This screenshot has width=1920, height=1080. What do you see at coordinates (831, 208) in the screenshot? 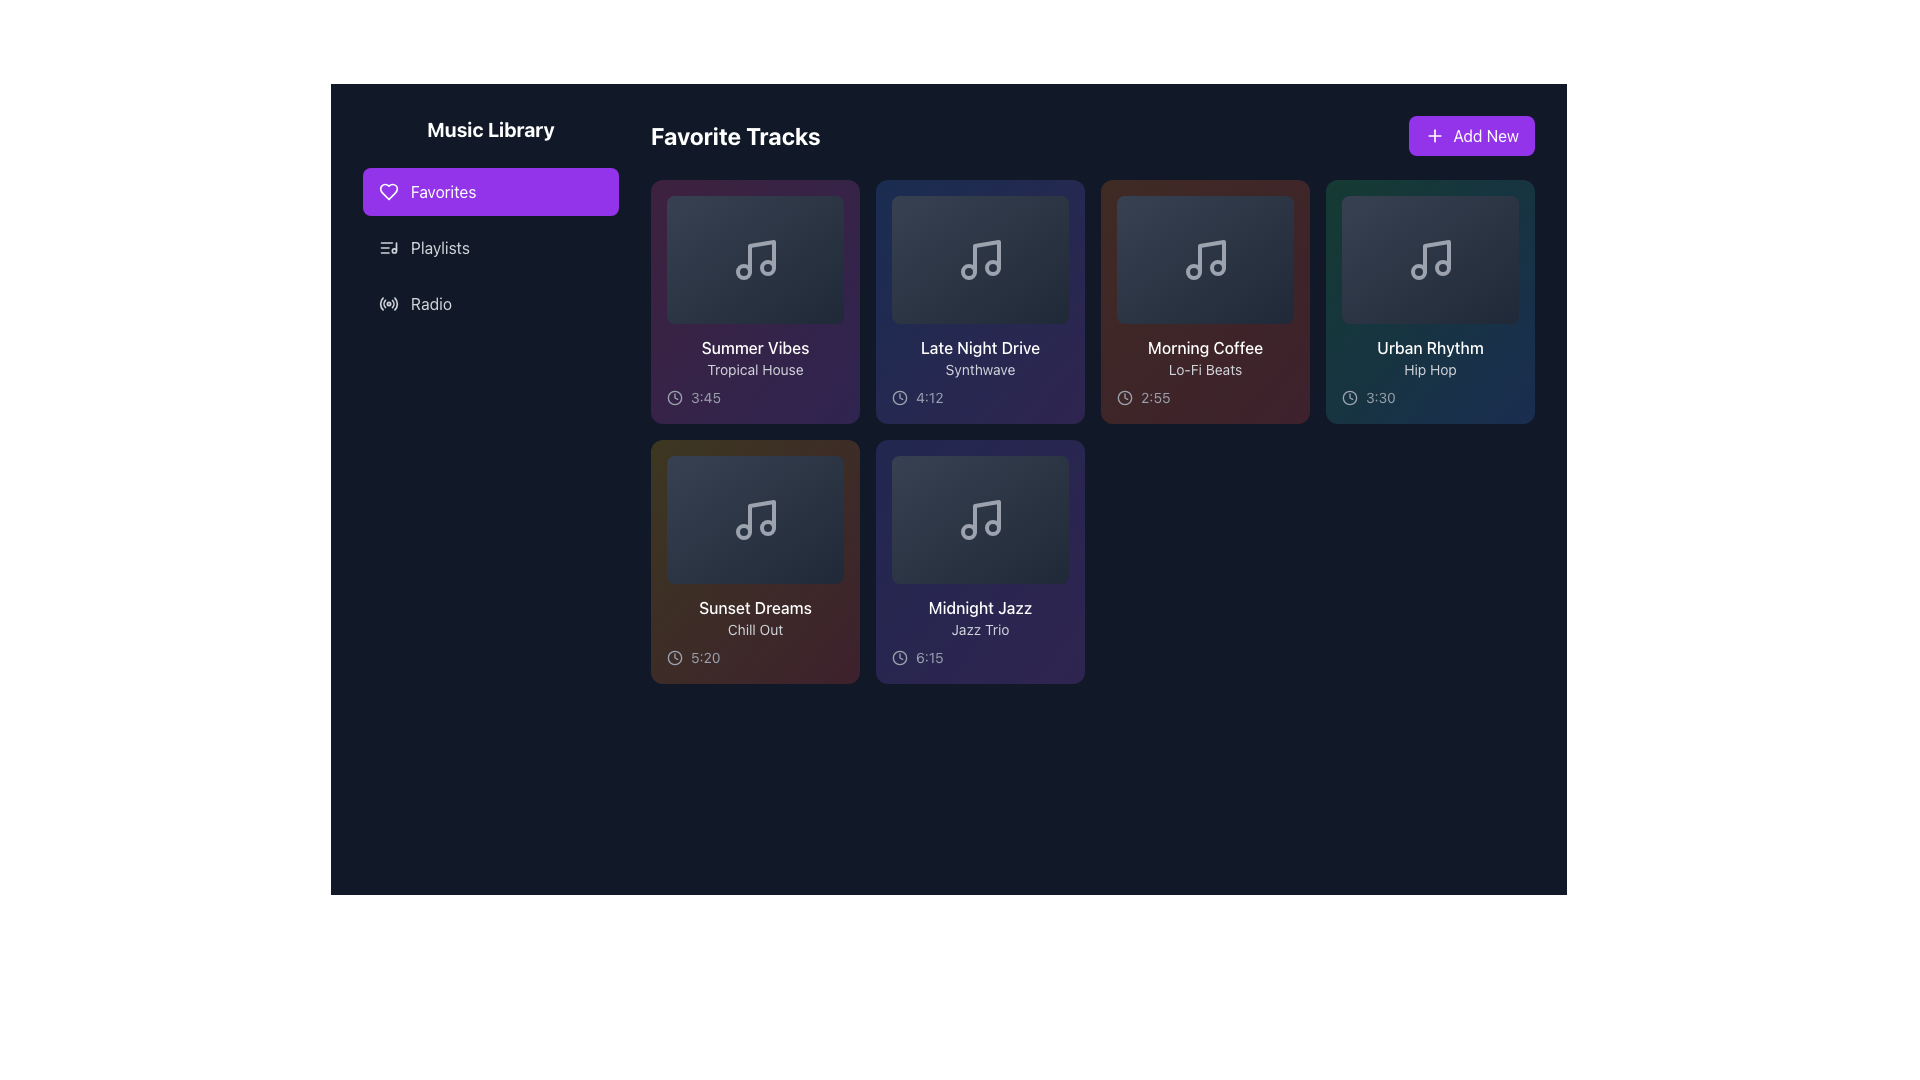
I see `the graphical representation of the circle located in the top-right corner of the 'Summer Vibes' track card, which is part of a grouped circular play icon` at bounding box center [831, 208].